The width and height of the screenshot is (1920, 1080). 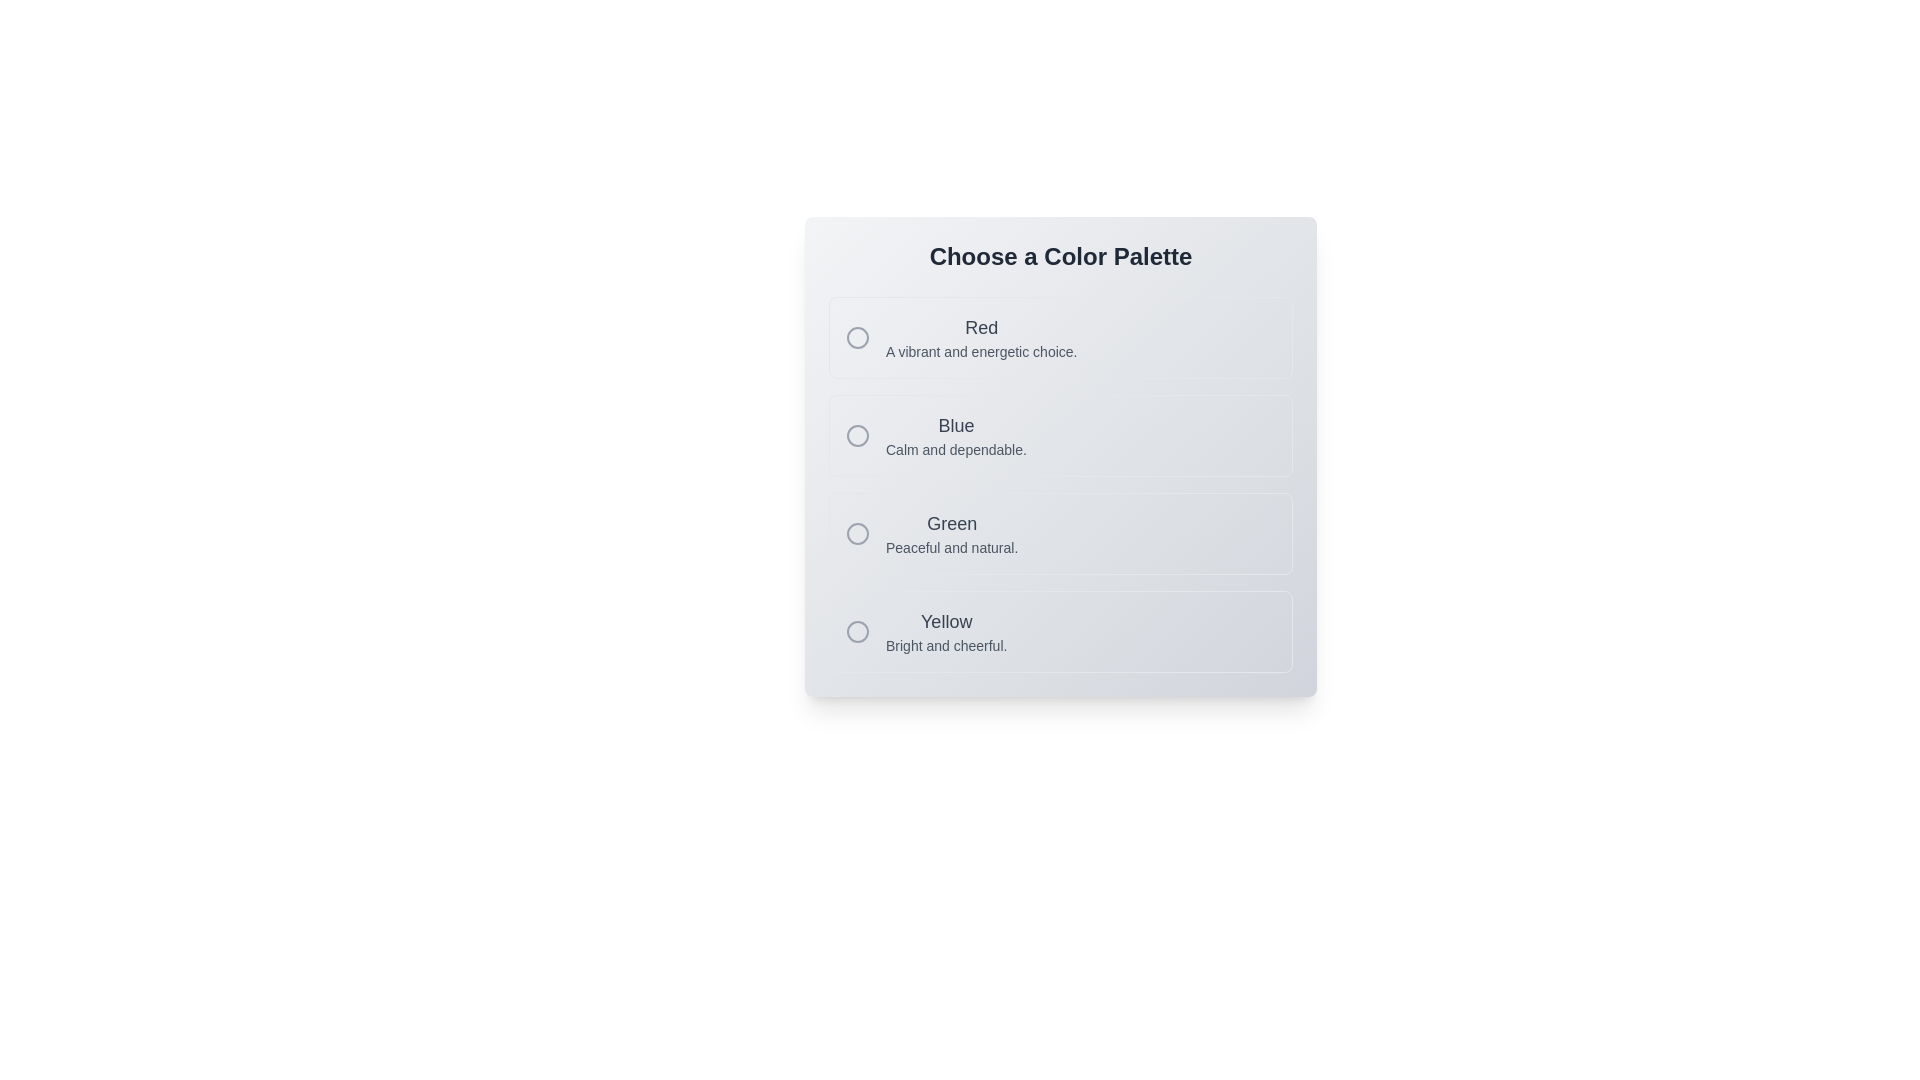 I want to click on the static text element that provides a descriptive tagline for the 'Red' option in the color palette selection, located immediately below the word 'Red', so click(x=981, y=350).